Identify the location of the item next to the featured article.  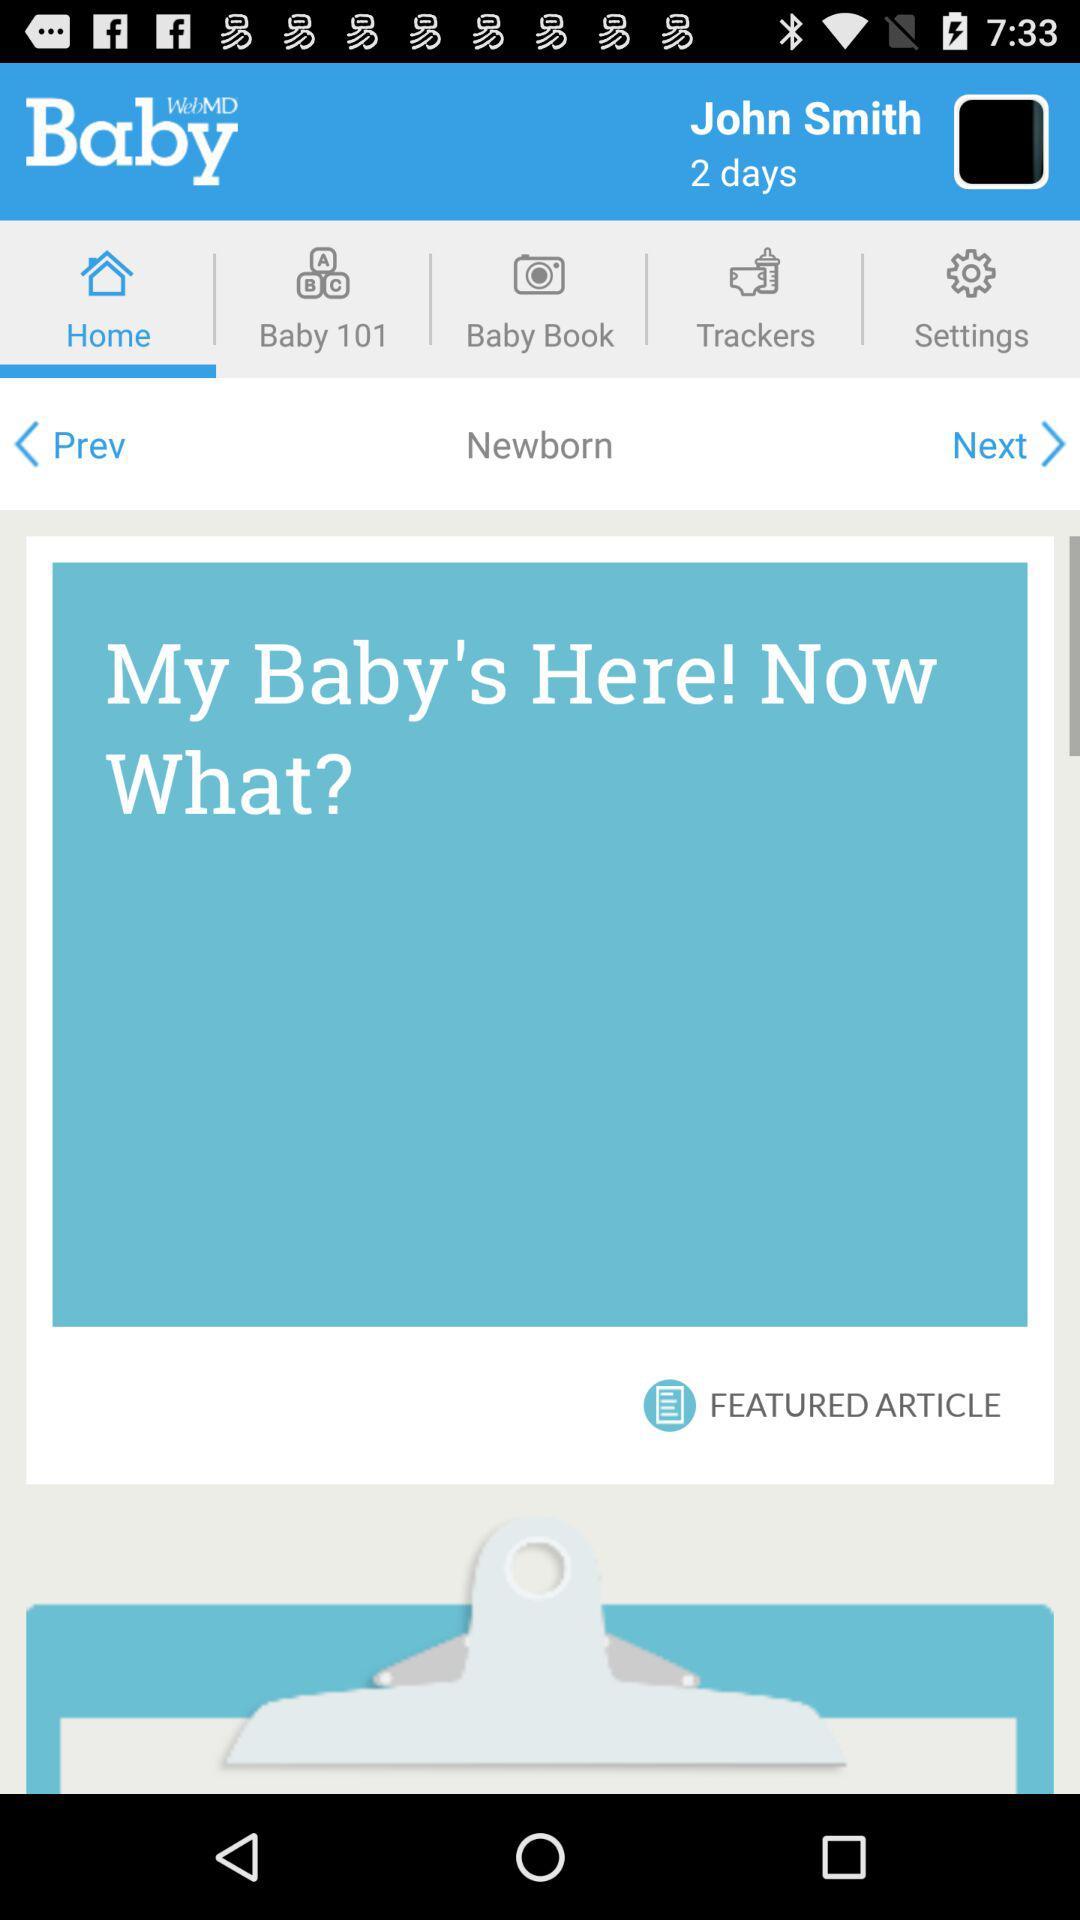
(669, 1404).